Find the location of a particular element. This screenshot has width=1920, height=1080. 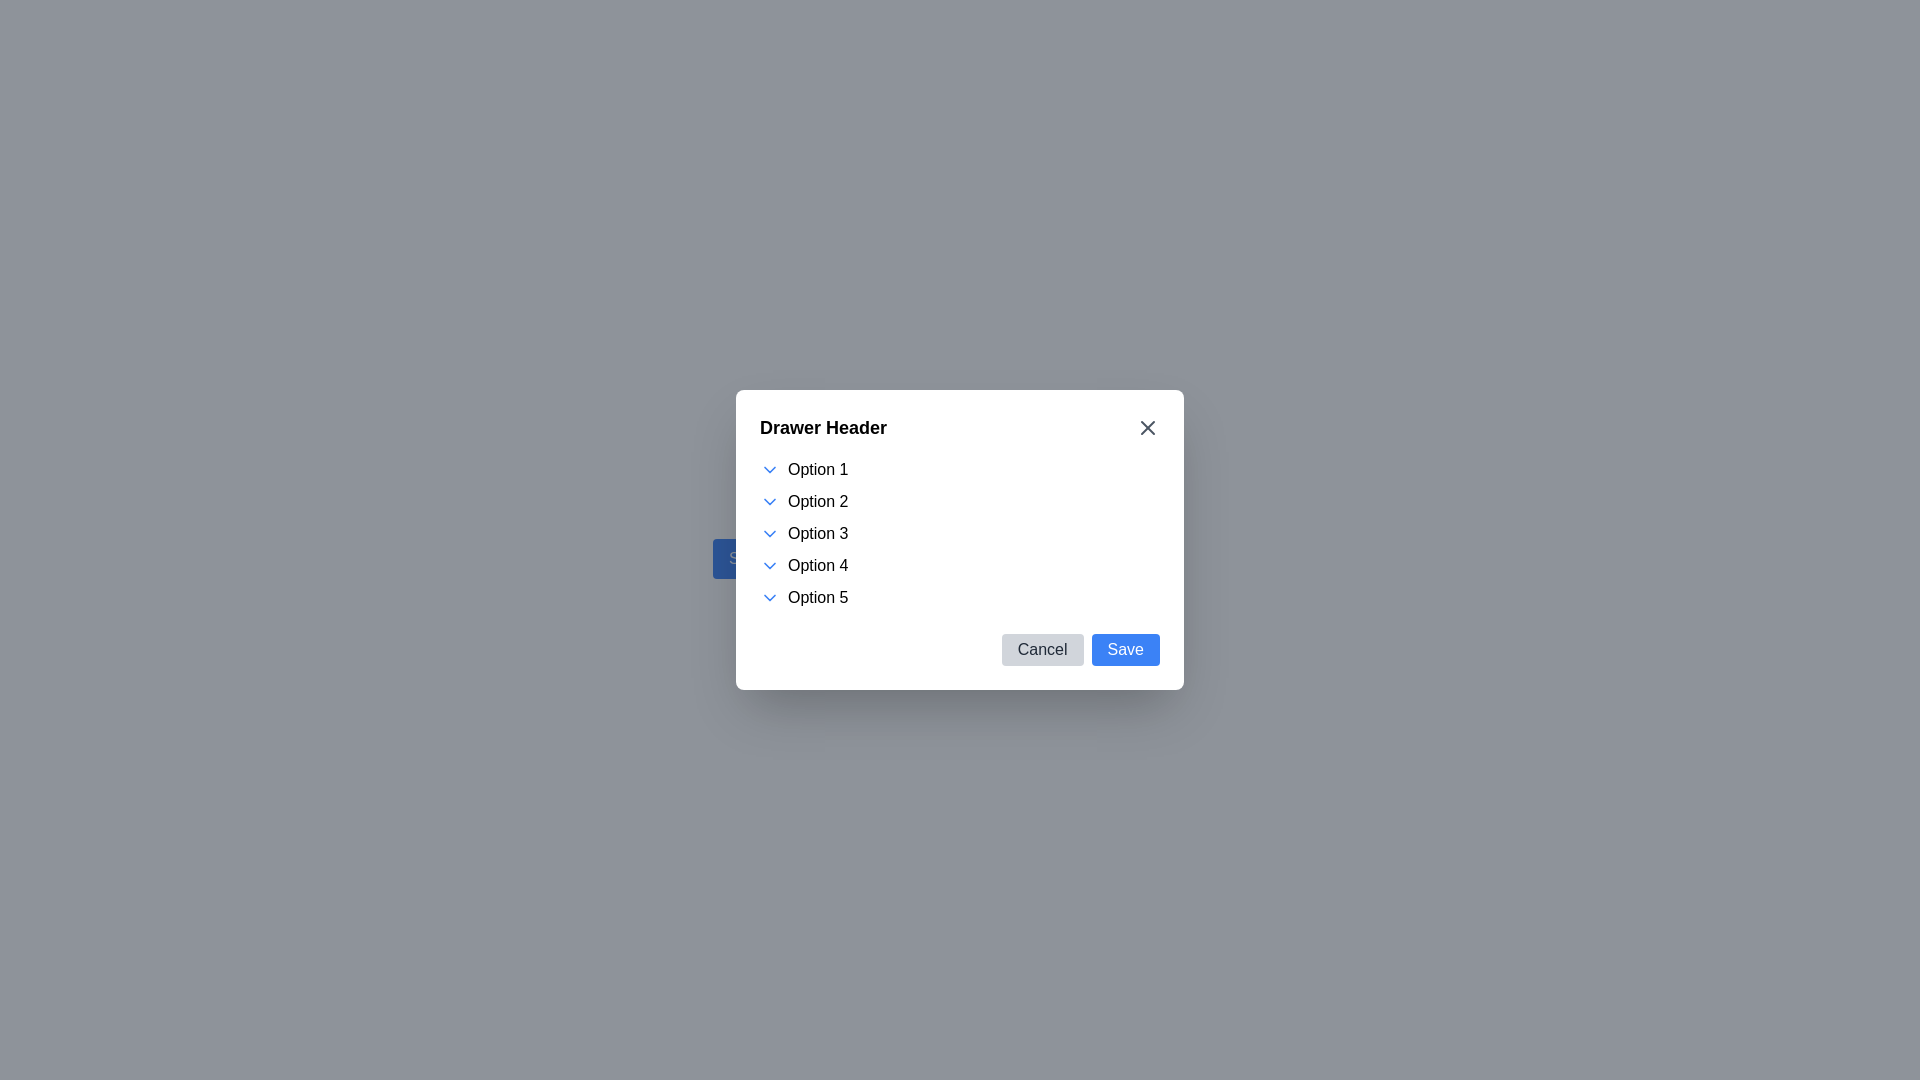

the 'Drawer Header' text label, which is a bold, large font element located at the top-left corner of a modal or popup box is located at coordinates (823, 427).